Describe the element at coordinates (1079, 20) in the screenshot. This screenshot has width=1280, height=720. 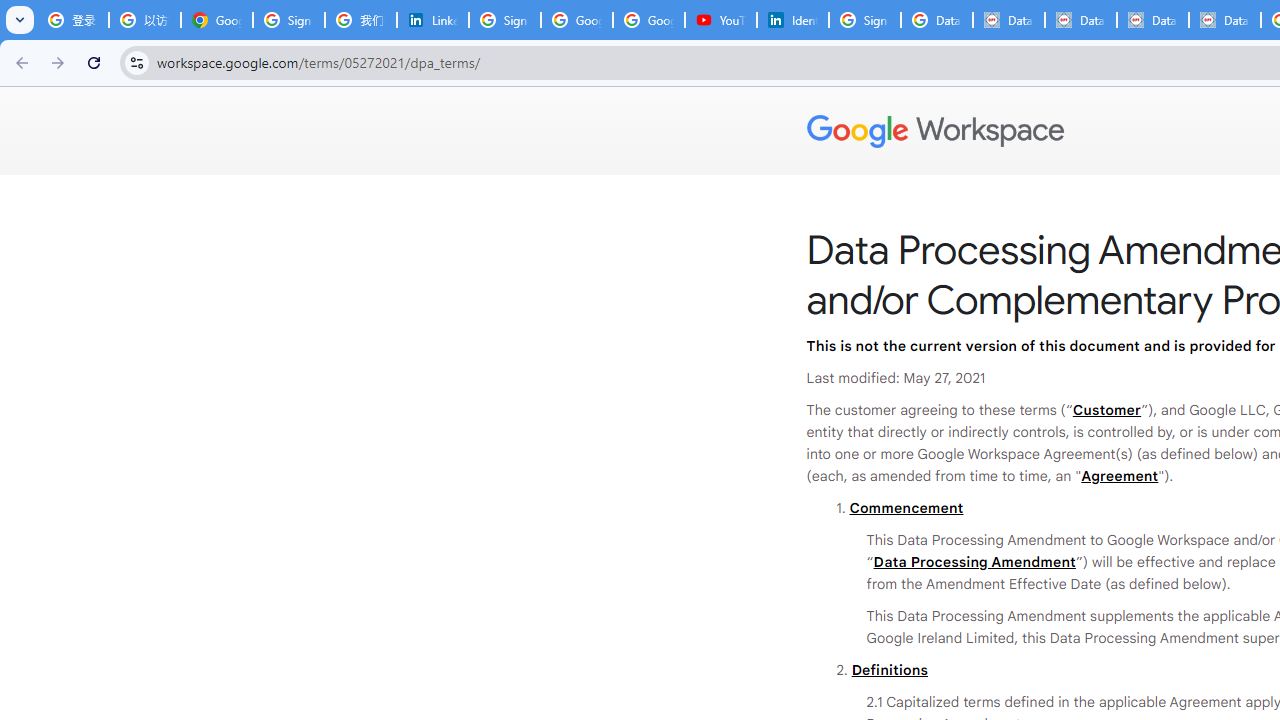
I see `'Data Privacy Framework'` at that location.